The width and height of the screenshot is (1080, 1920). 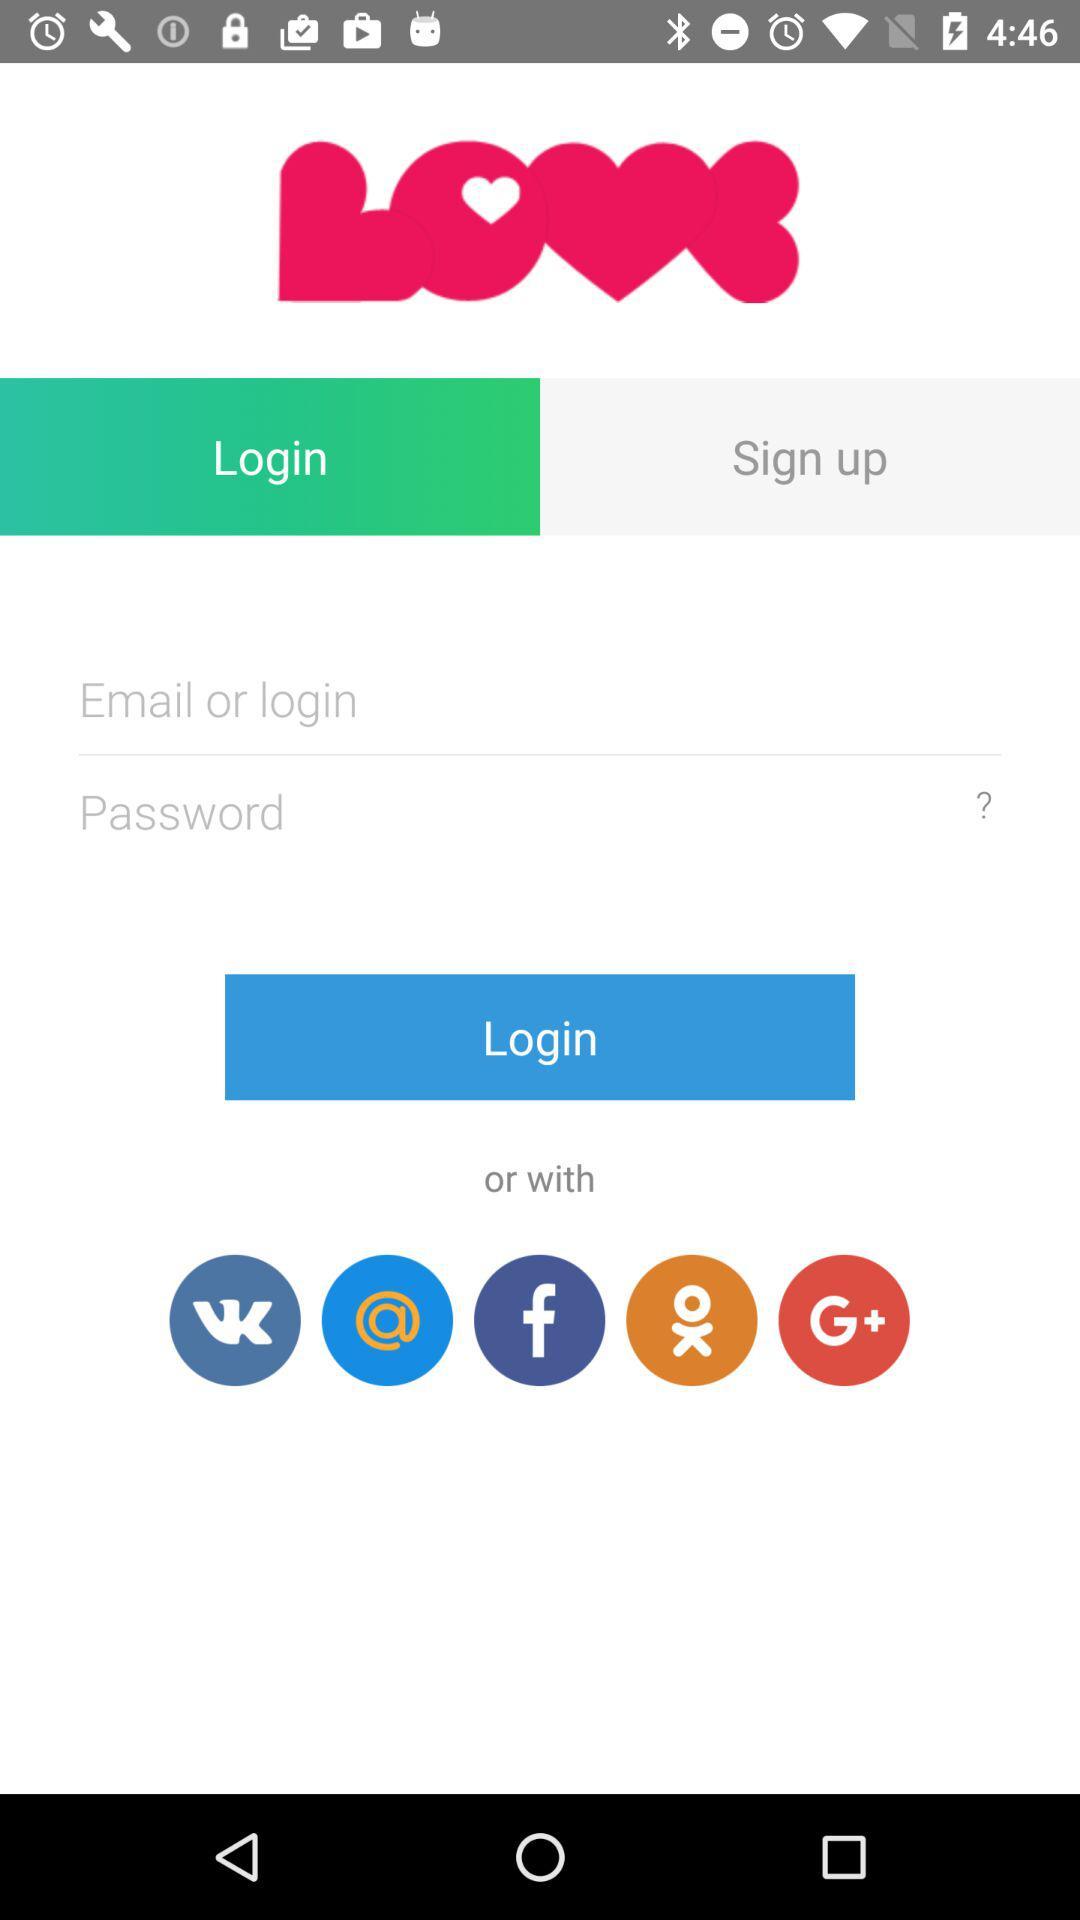 I want to click on radio button next to login icon, so click(x=810, y=455).